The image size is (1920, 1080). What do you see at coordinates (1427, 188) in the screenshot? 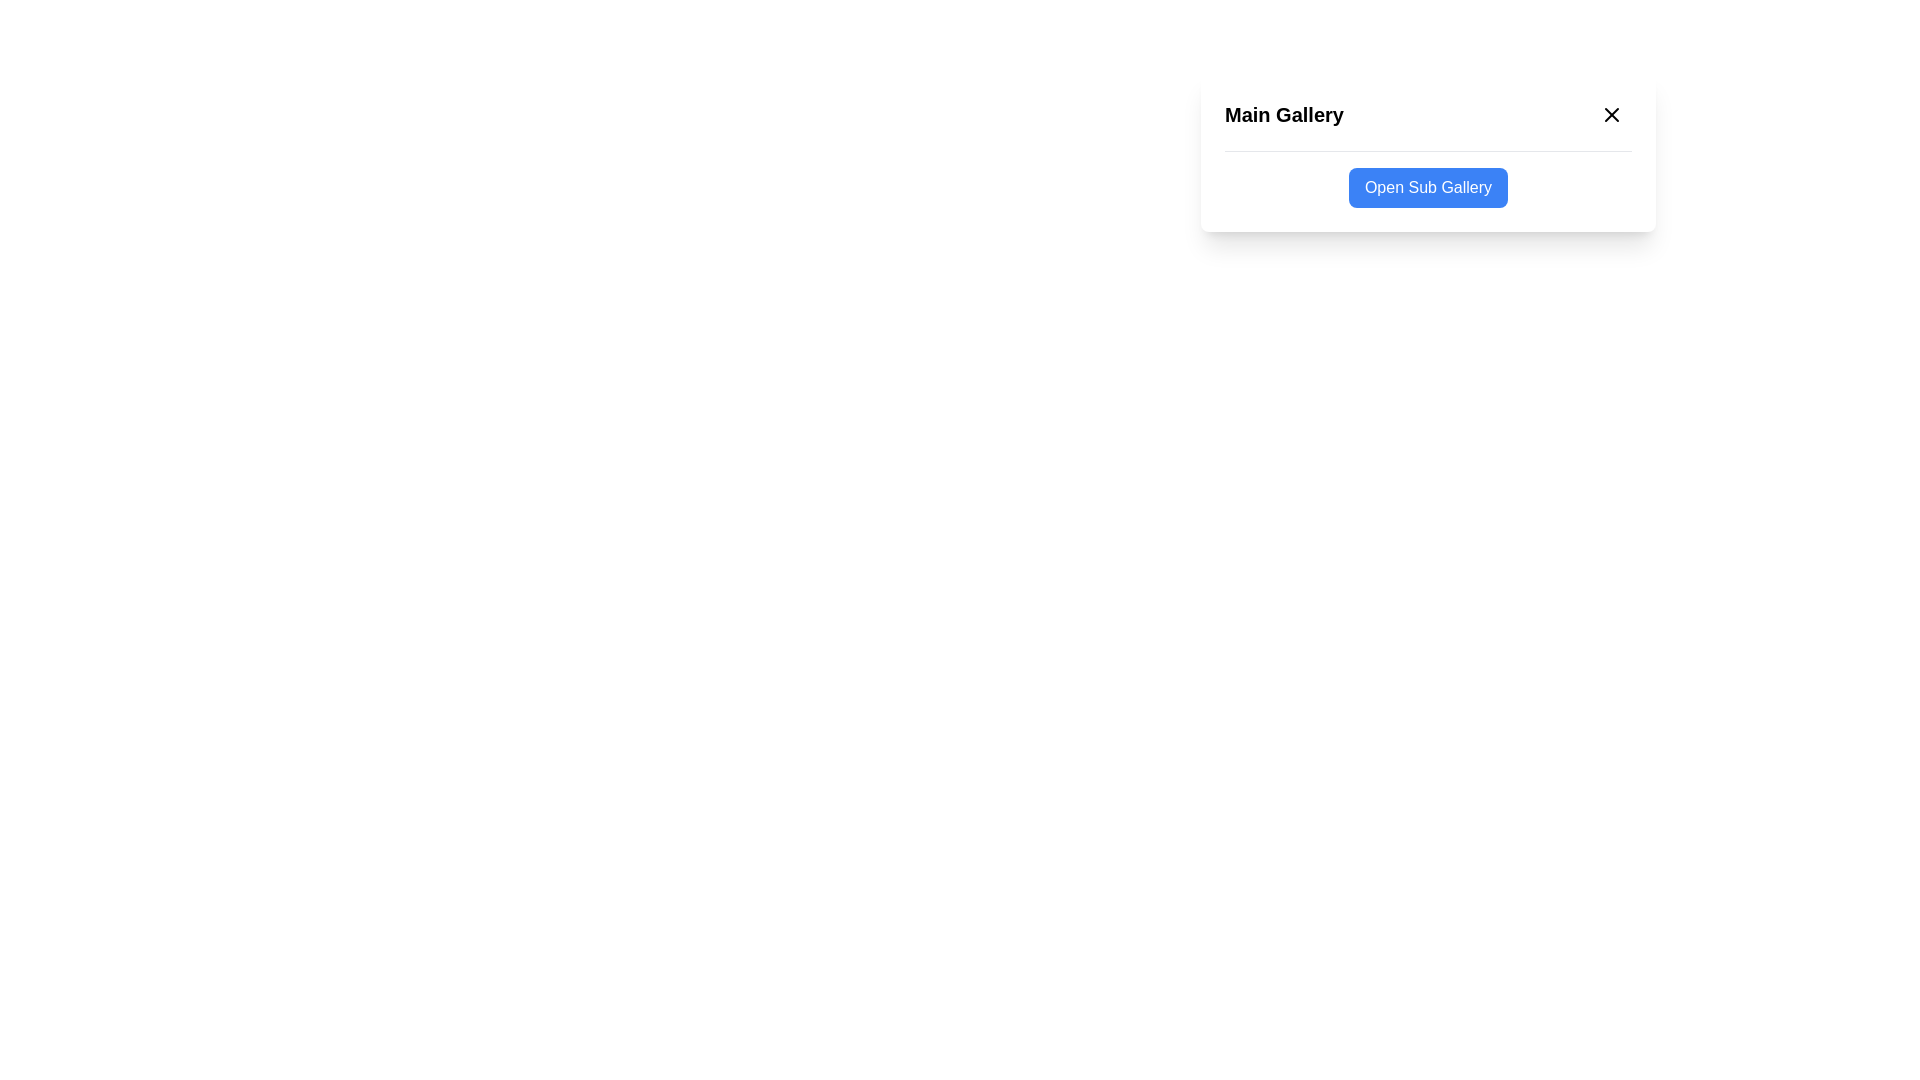
I see `the blue button labeled 'Open Sub Gallery'` at bounding box center [1427, 188].